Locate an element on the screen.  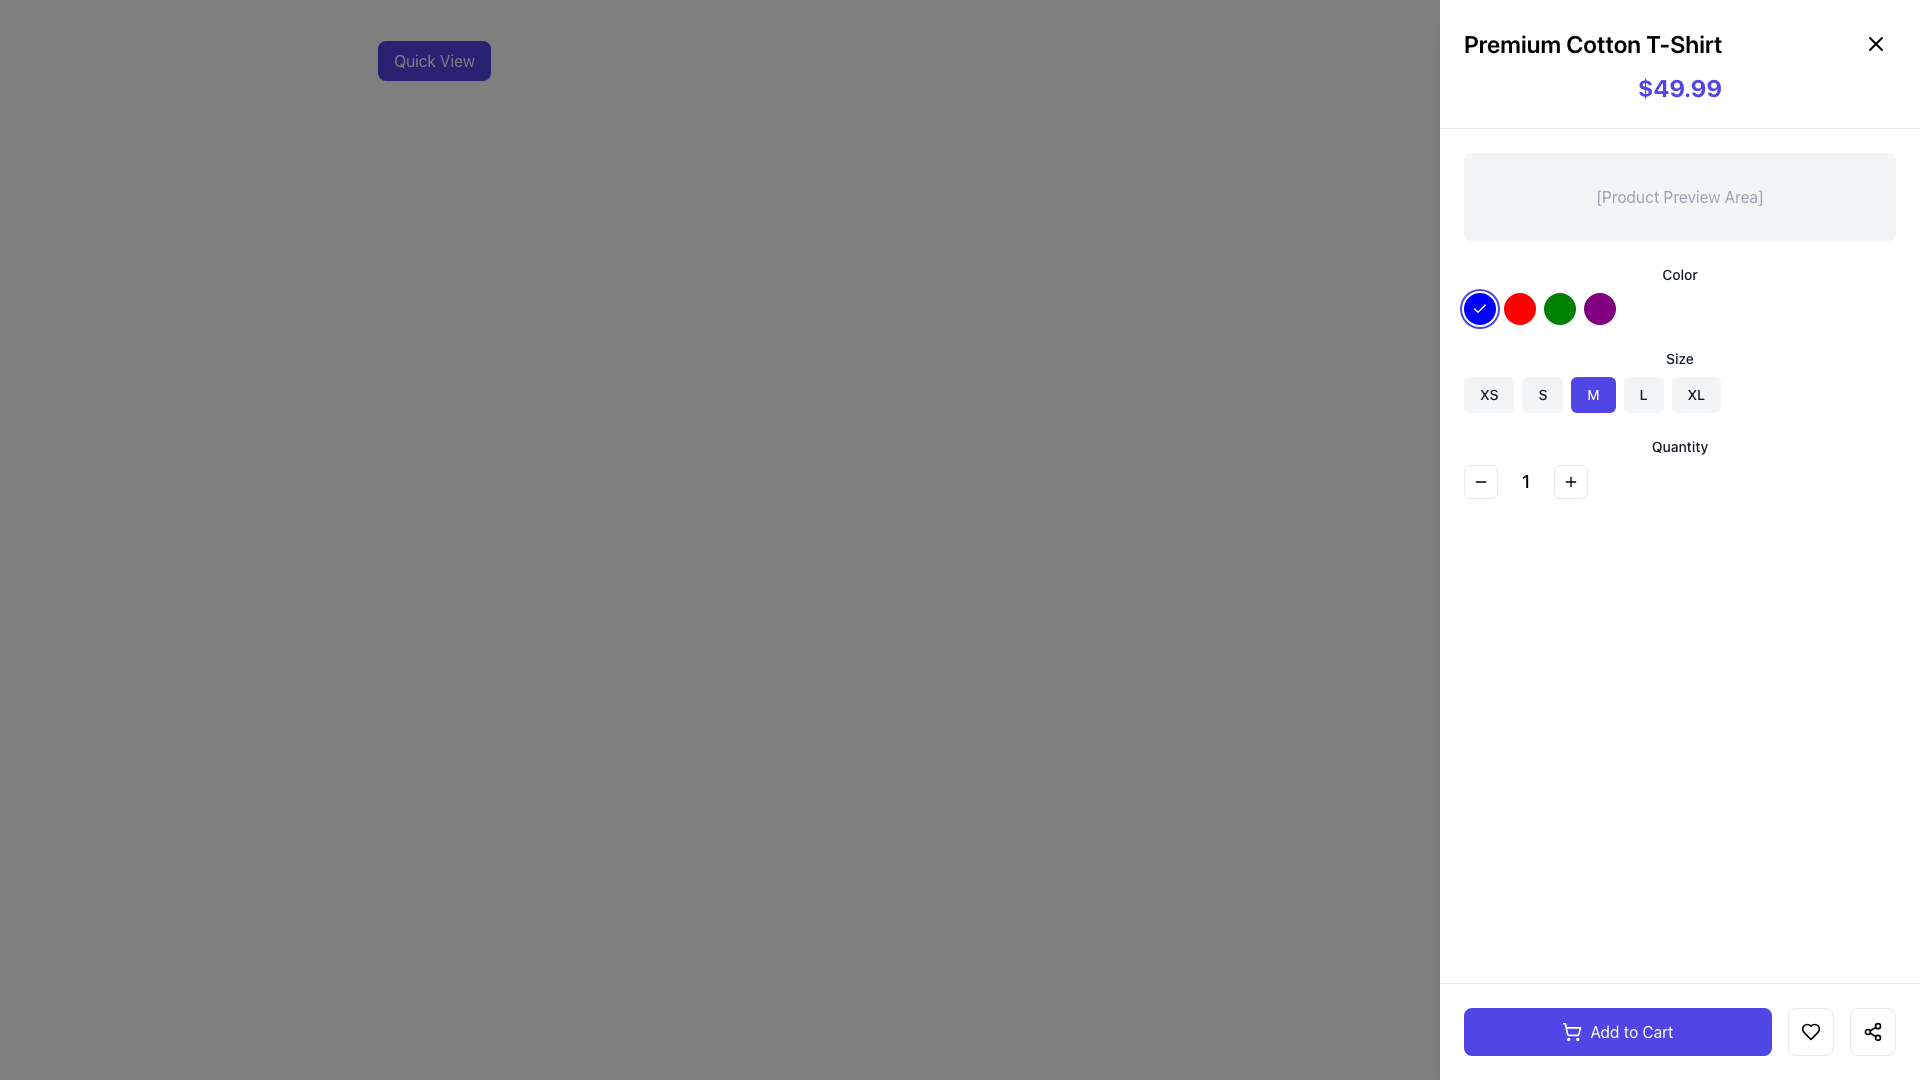
the 'XS' size selection button located under the 'Size' label on the right panel is located at coordinates (1488, 394).